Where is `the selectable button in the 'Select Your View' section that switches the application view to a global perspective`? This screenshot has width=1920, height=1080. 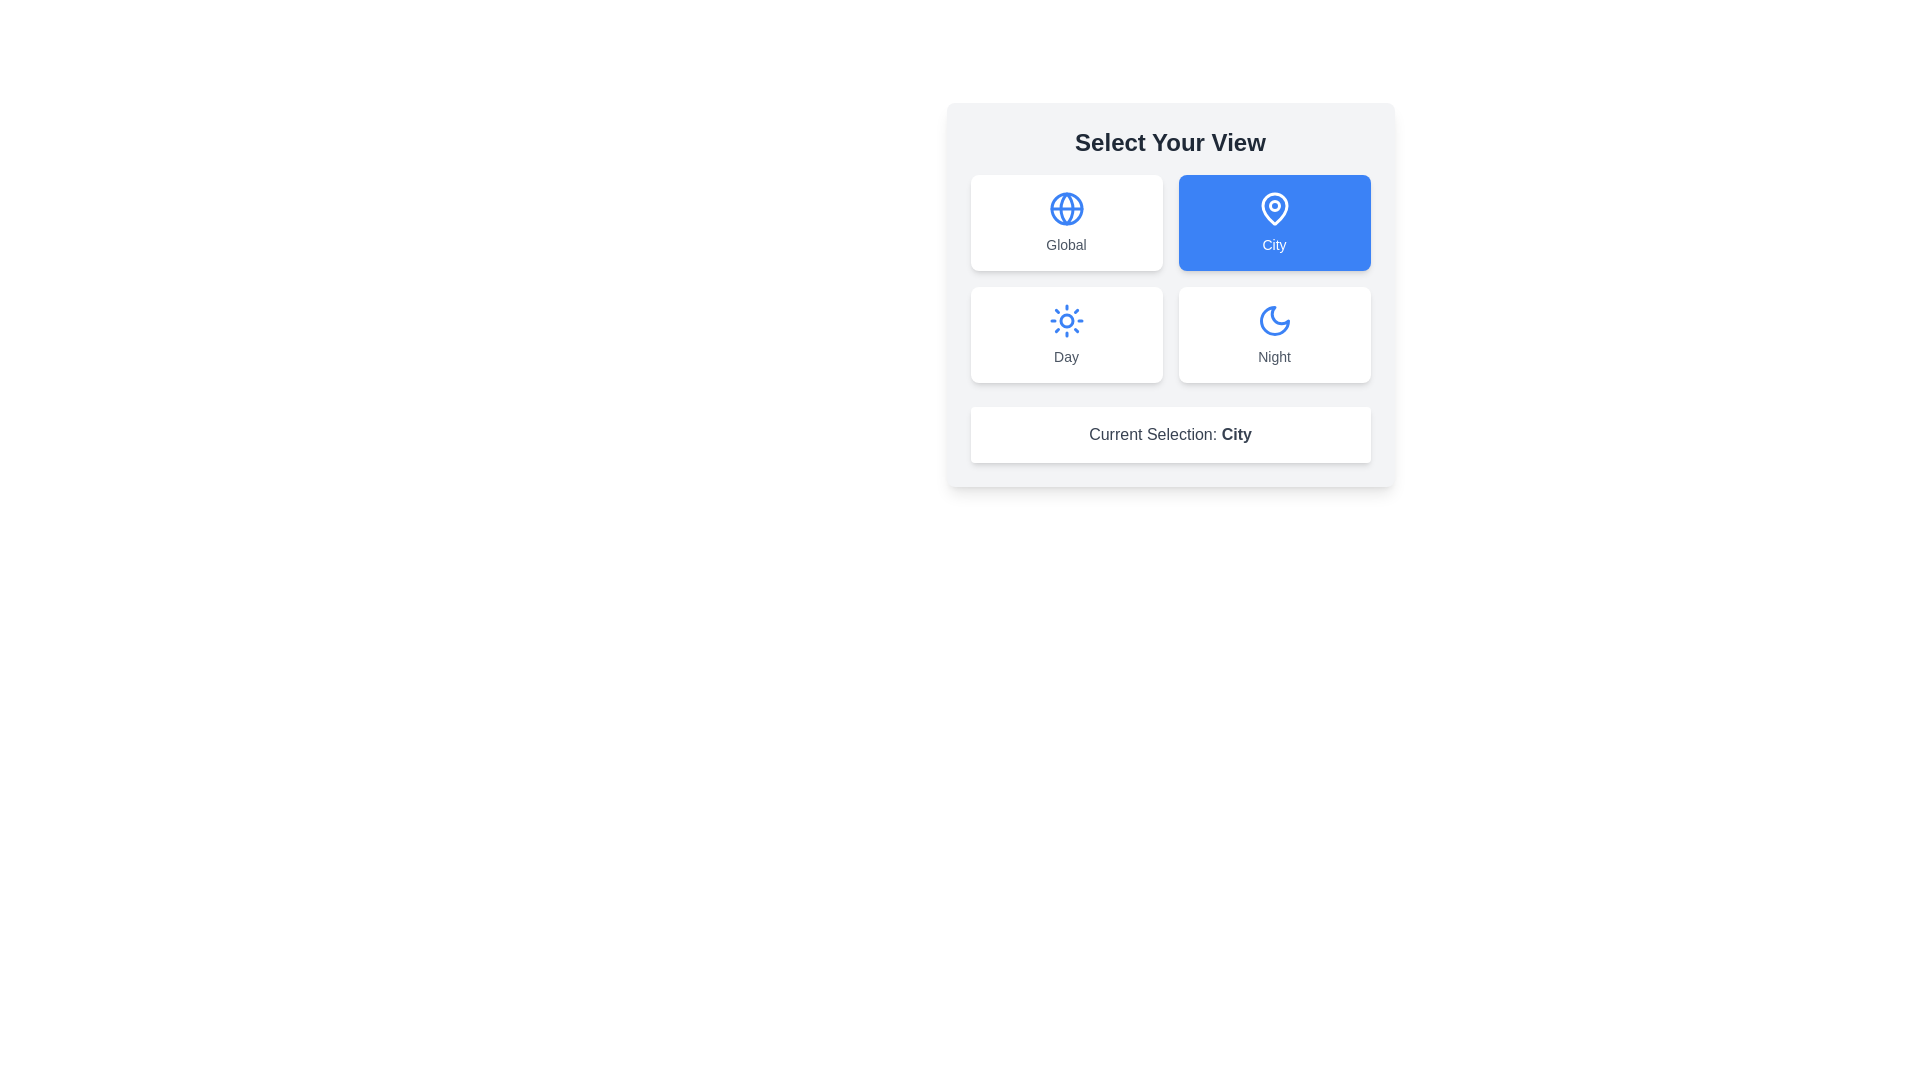
the selectable button in the 'Select Your View' section that switches the application view to a global perspective is located at coordinates (1065, 223).